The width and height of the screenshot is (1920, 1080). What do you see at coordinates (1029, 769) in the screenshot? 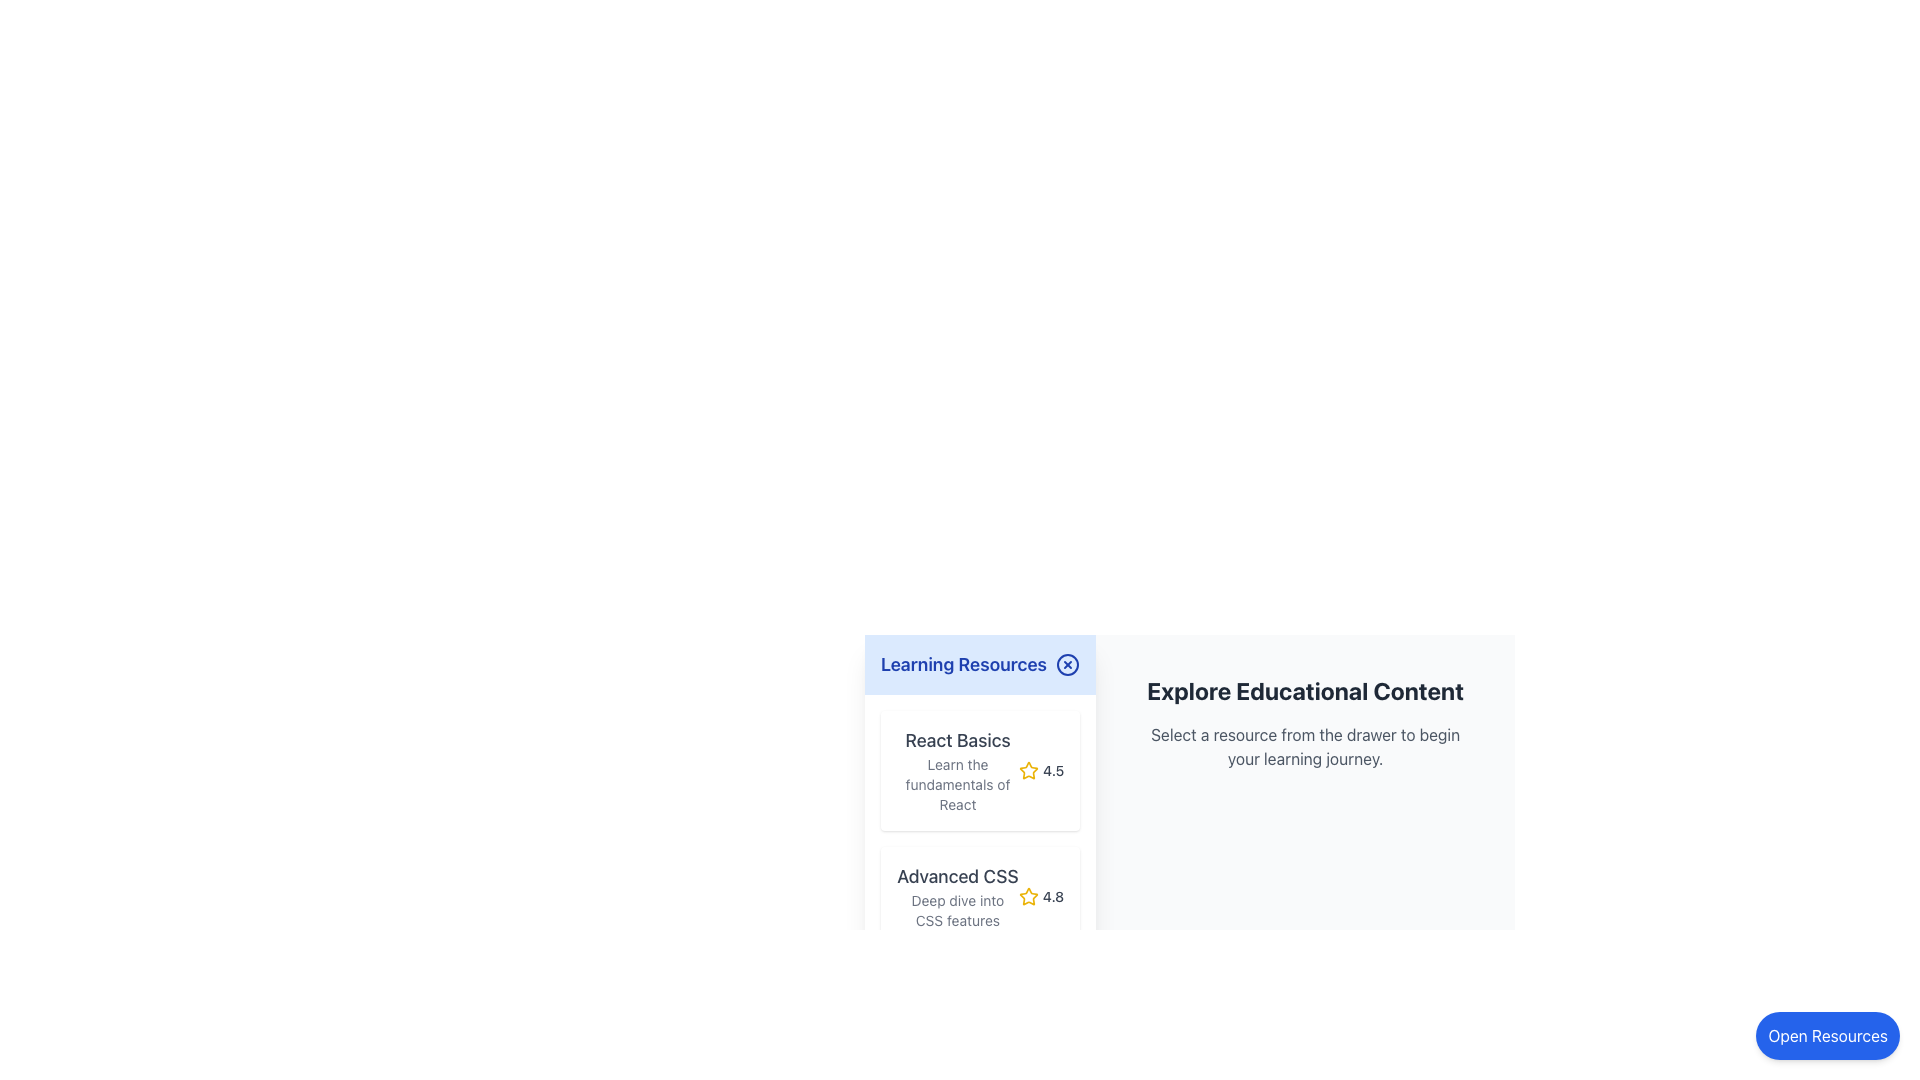
I see `the star icon representing the rating for 'React Basics' located in the left panel under 'Learning Resources'` at bounding box center [1029, 769].